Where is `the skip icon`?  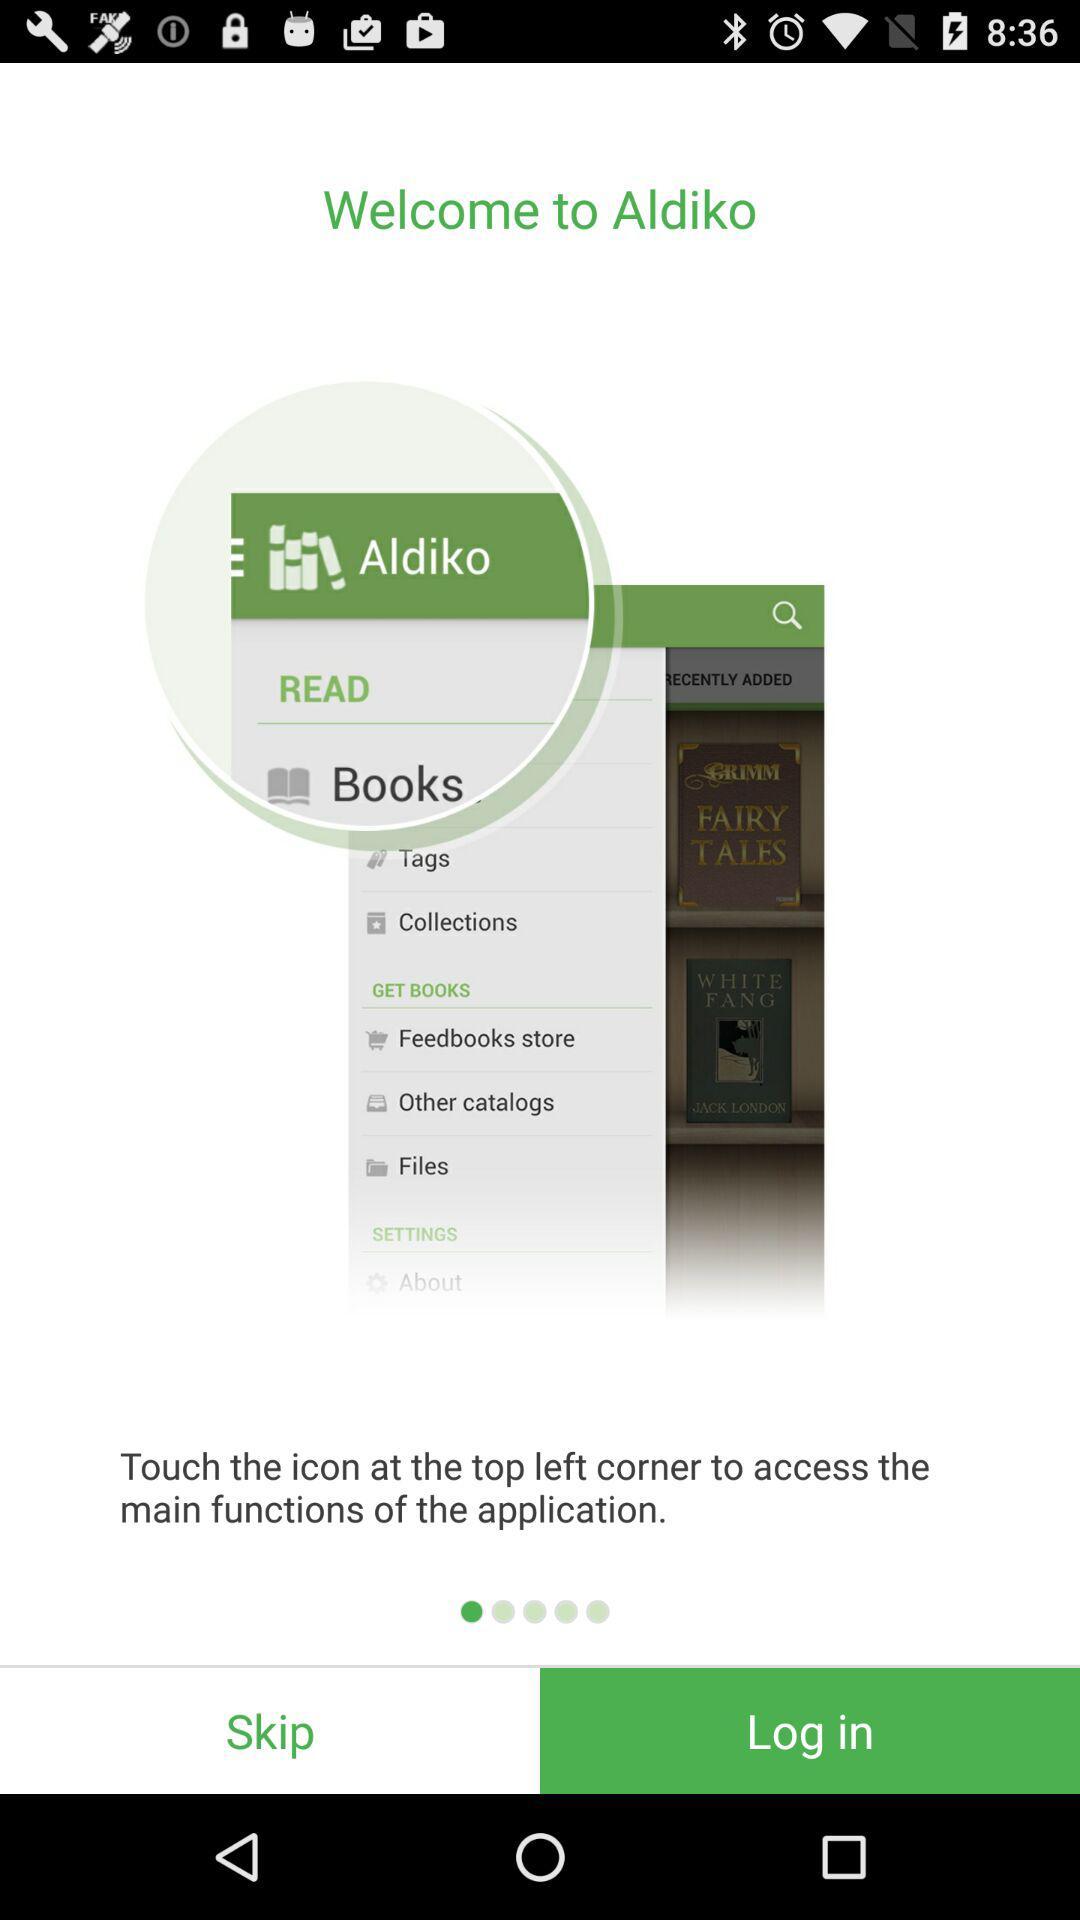
the skip icon is located at coordinates (270, 1730).